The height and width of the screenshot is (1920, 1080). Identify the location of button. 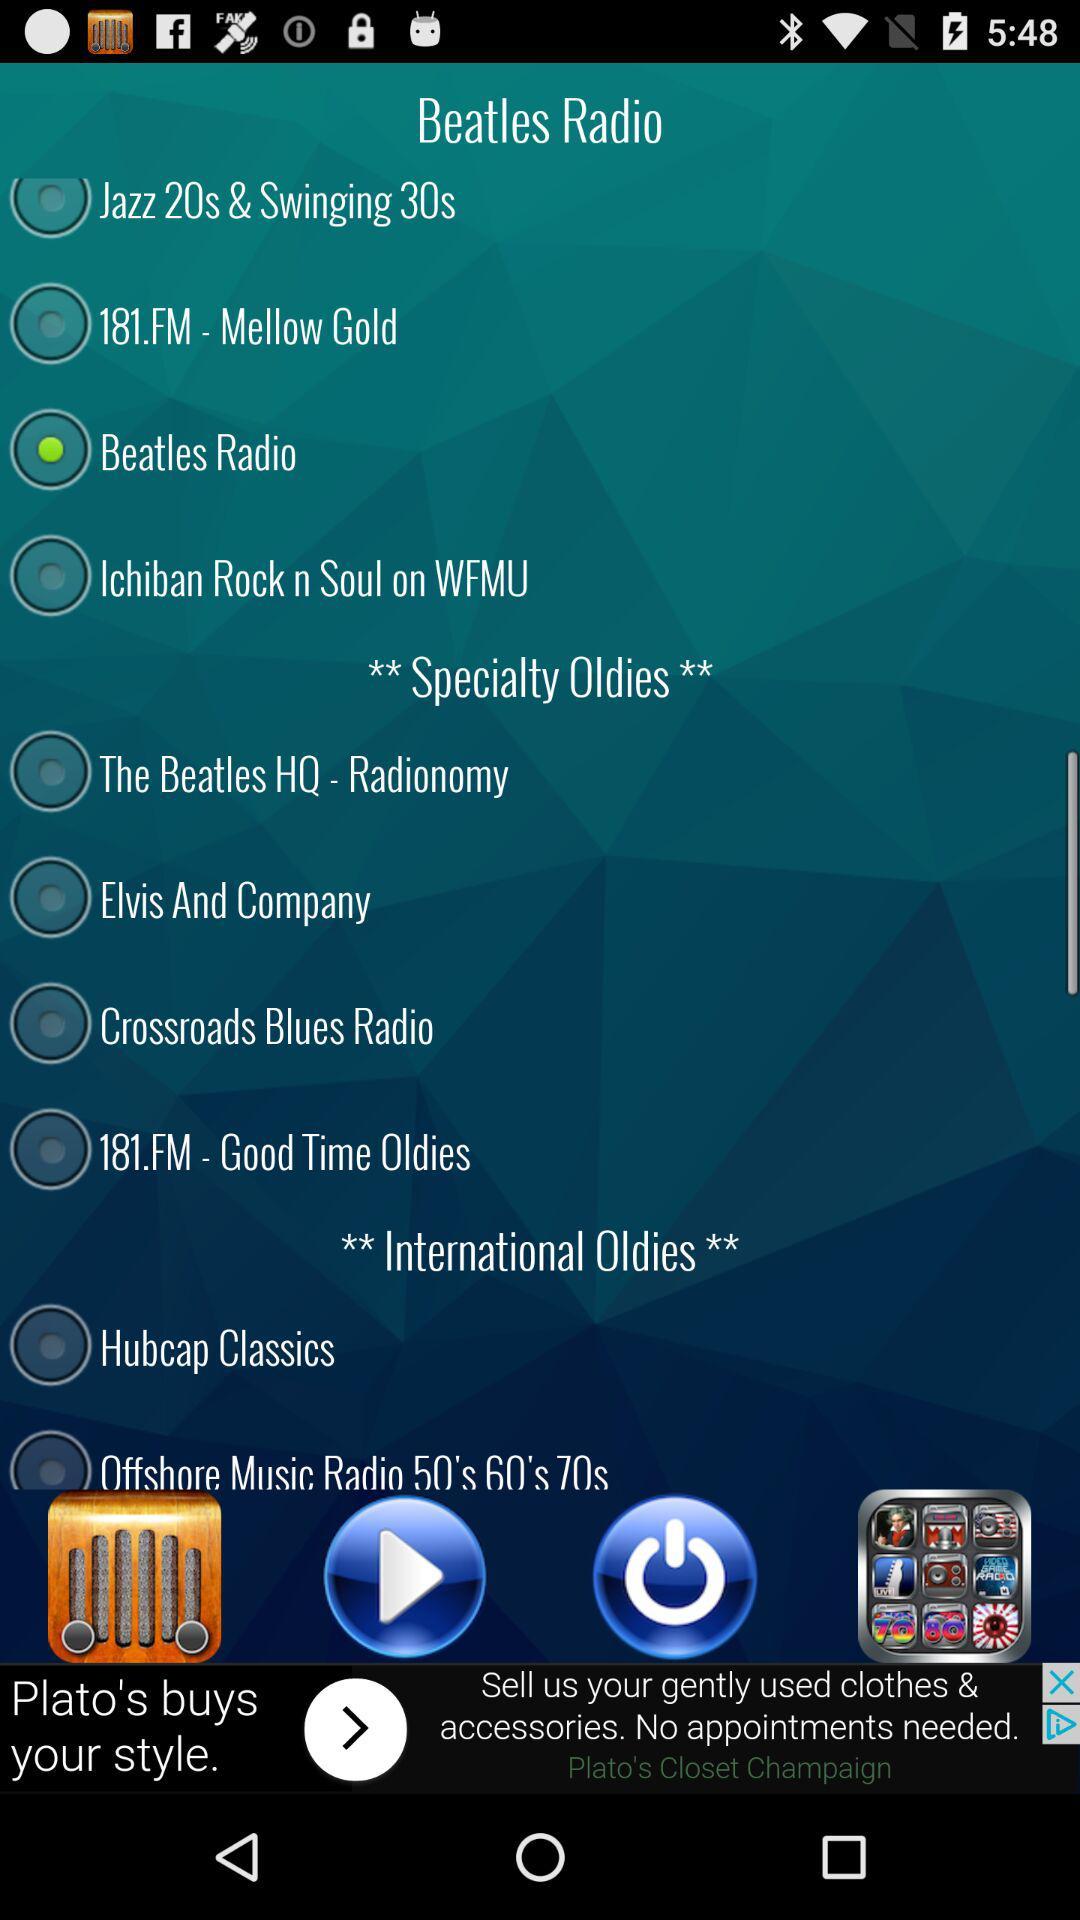
(405, 1575).